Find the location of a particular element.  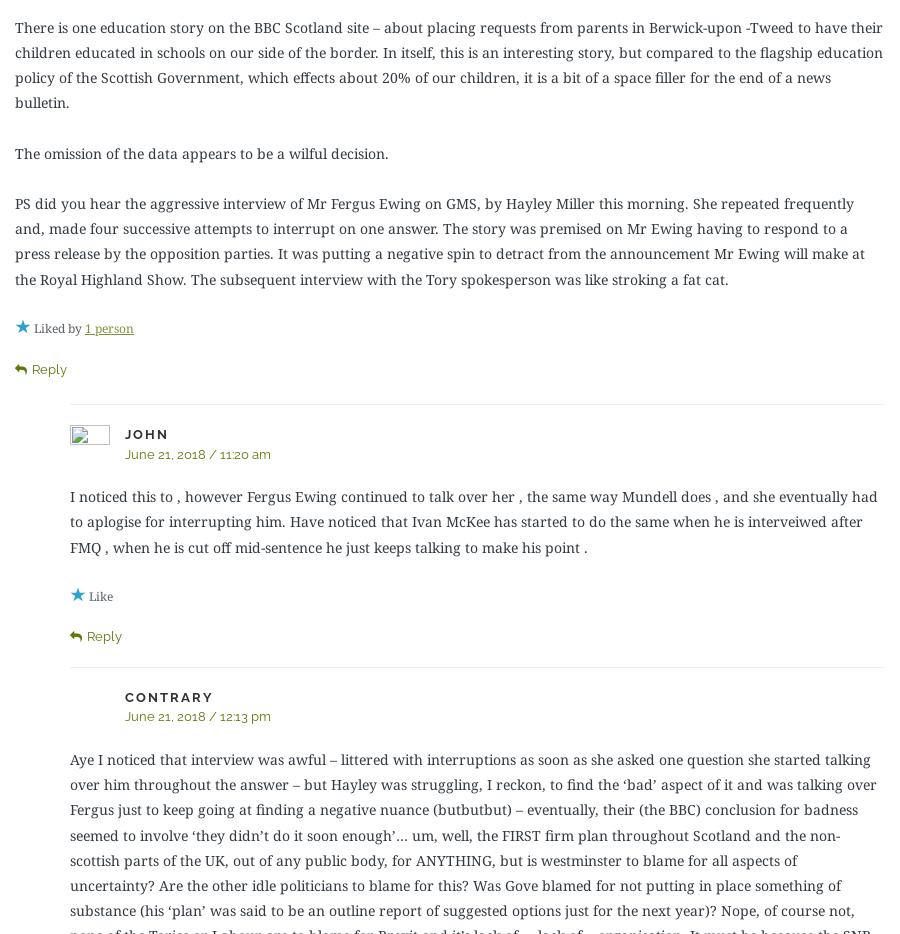

'There is one education story on the BBC Scotland site – about placing requests from parents in Berwick-upon -Tweed to have their children educated in schools on our side of the border. In itself, this is an interesting story, but compared to the flagship education policy of the Scottish Government, which effects about 20% of our children, it is a bit of a space filler for the end of a news bulletin.' is located at coordinates (449, 64).